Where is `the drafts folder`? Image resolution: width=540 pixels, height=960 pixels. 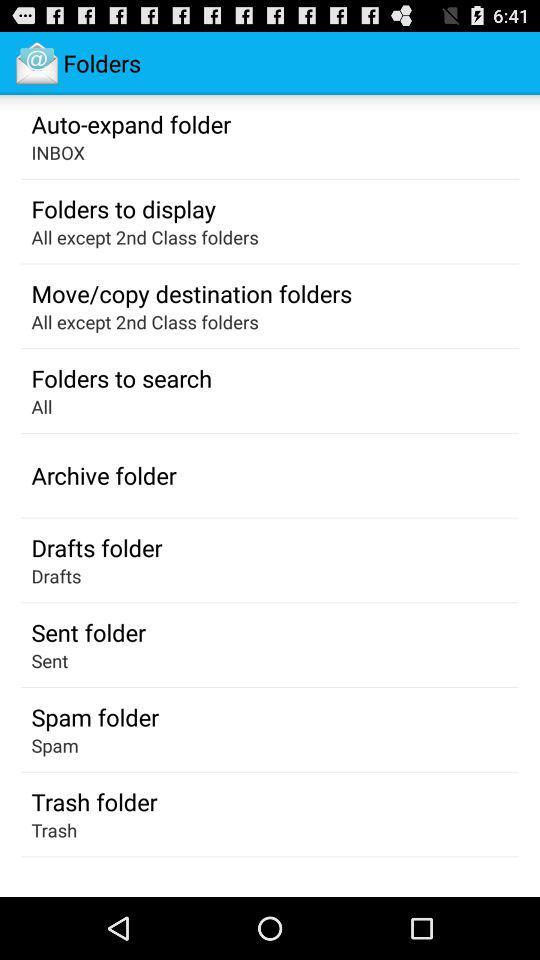
the drafts folder is located at coordinates (95, 547).